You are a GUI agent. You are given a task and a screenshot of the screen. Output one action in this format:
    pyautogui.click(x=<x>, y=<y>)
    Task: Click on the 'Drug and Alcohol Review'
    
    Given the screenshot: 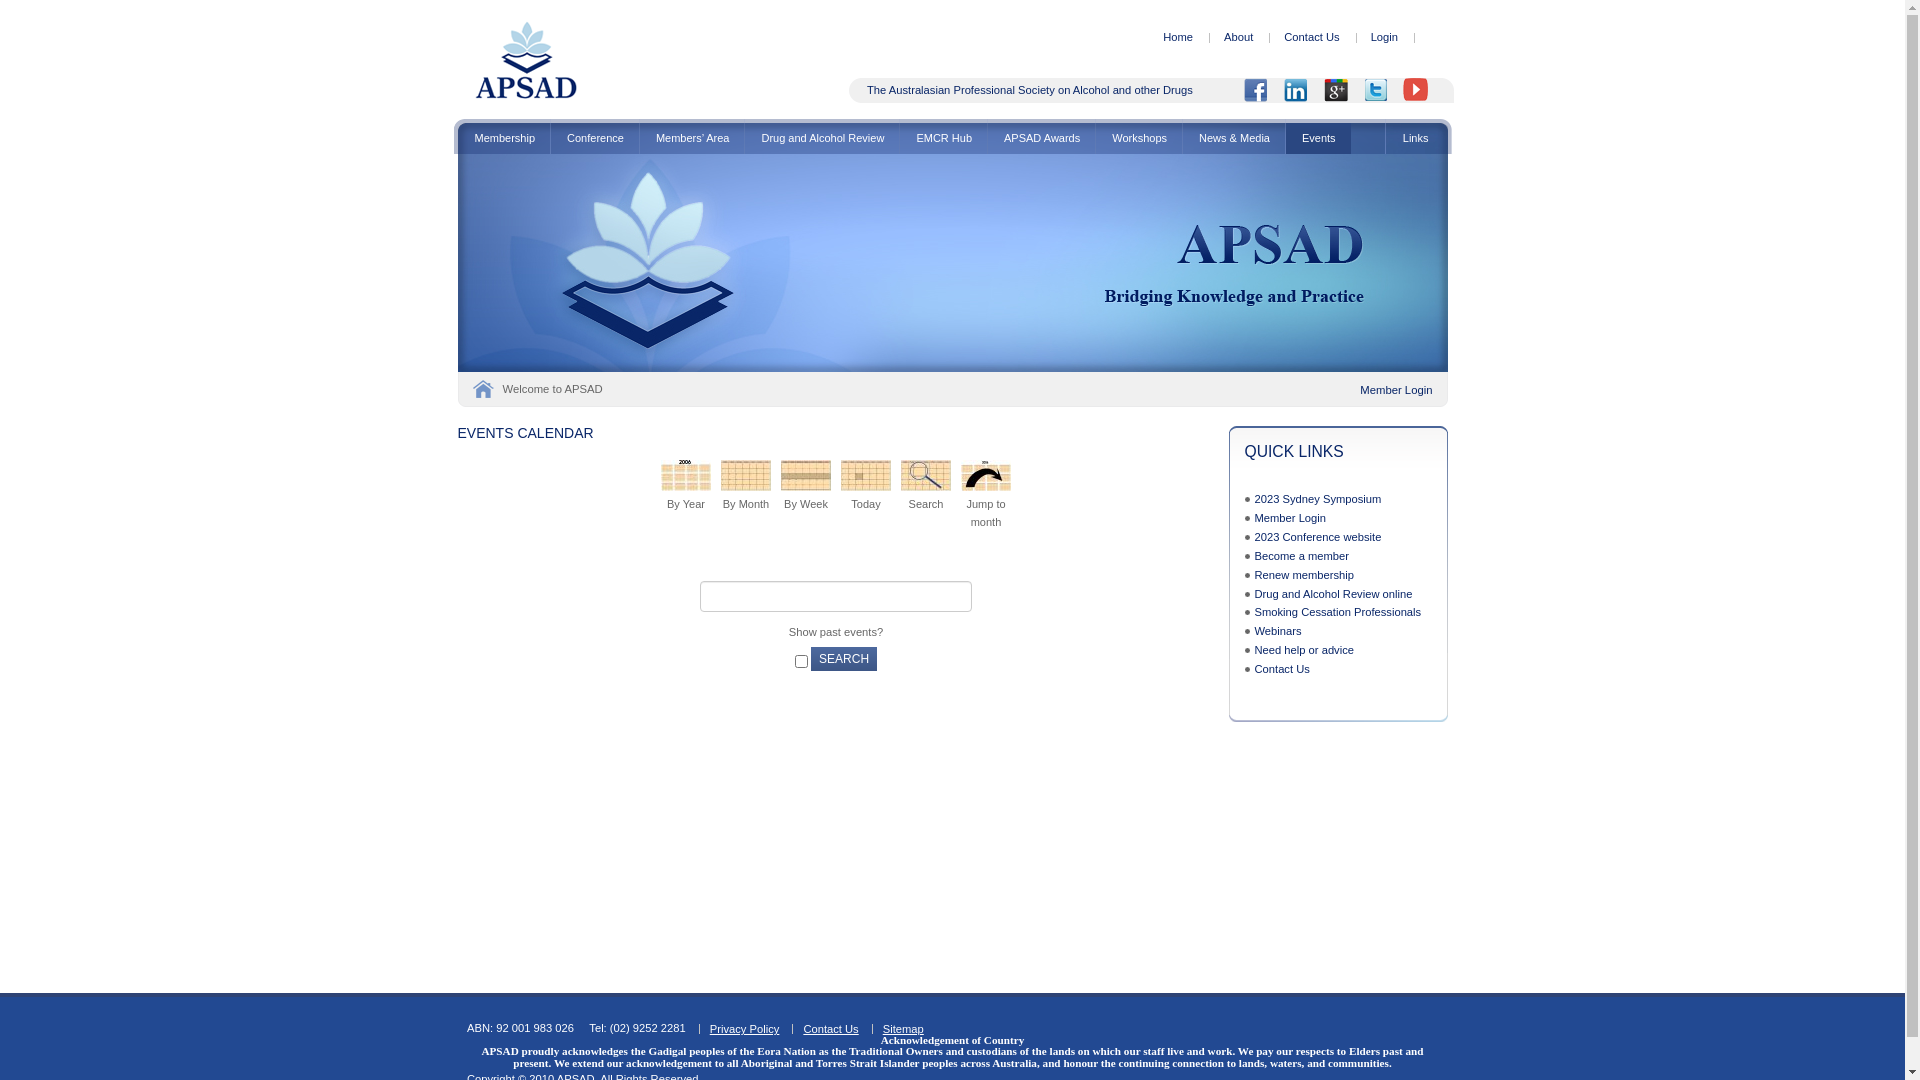 What is the action you would take?
    pyautogui.click(x=821, y=137)
    